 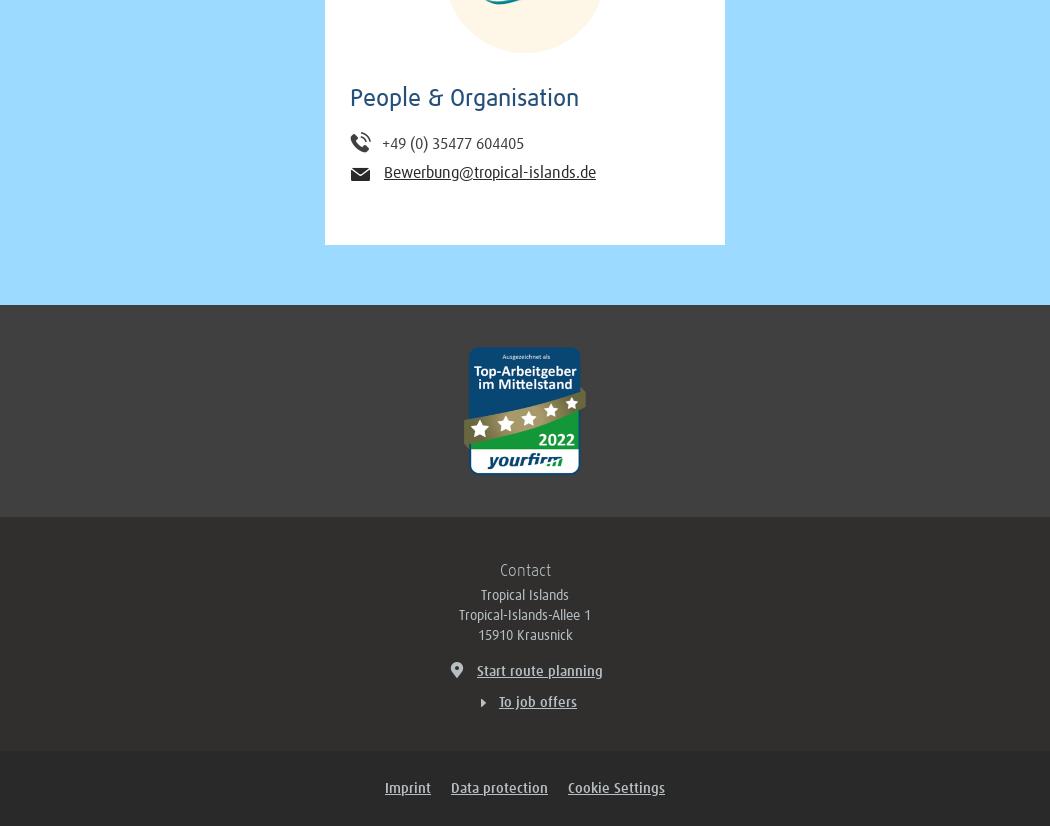 What do you see at coordinates (498, 788) in the screenshot?
I see `'Data protection'` at bounding box center [498, 788].